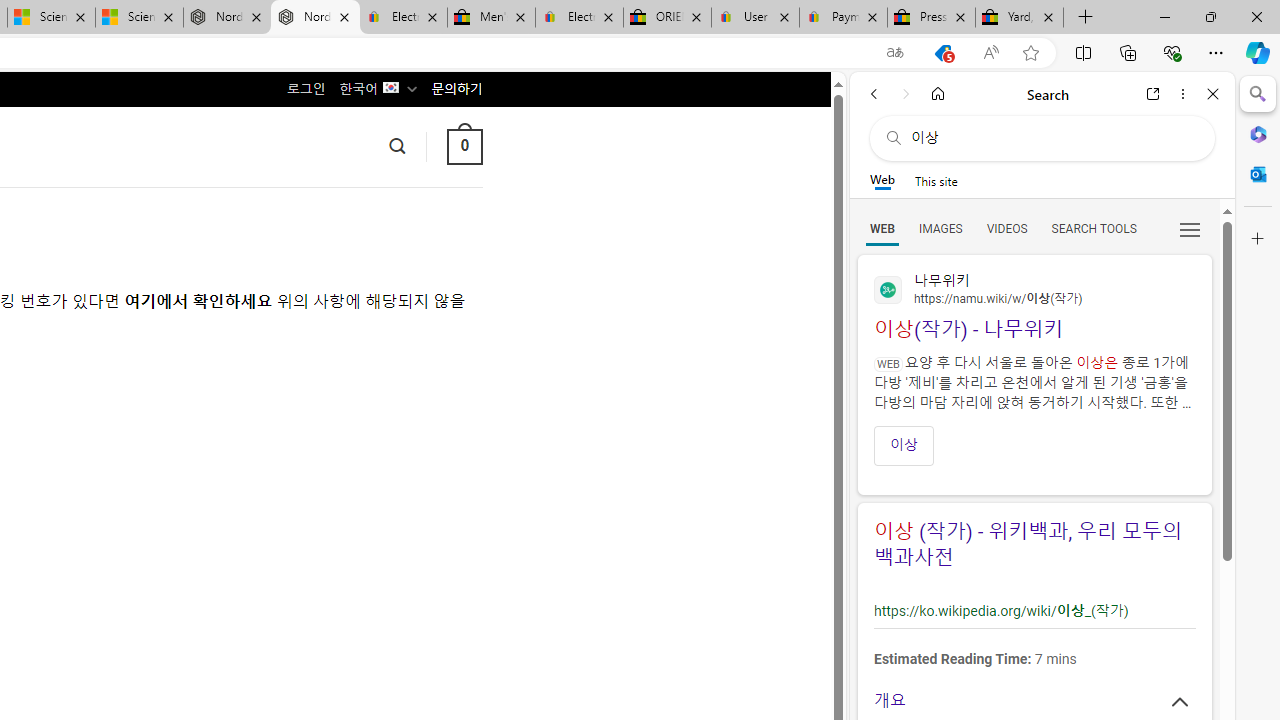  I want to click on 'Payments Terms of Use | eBay.com', so click(843, 17).